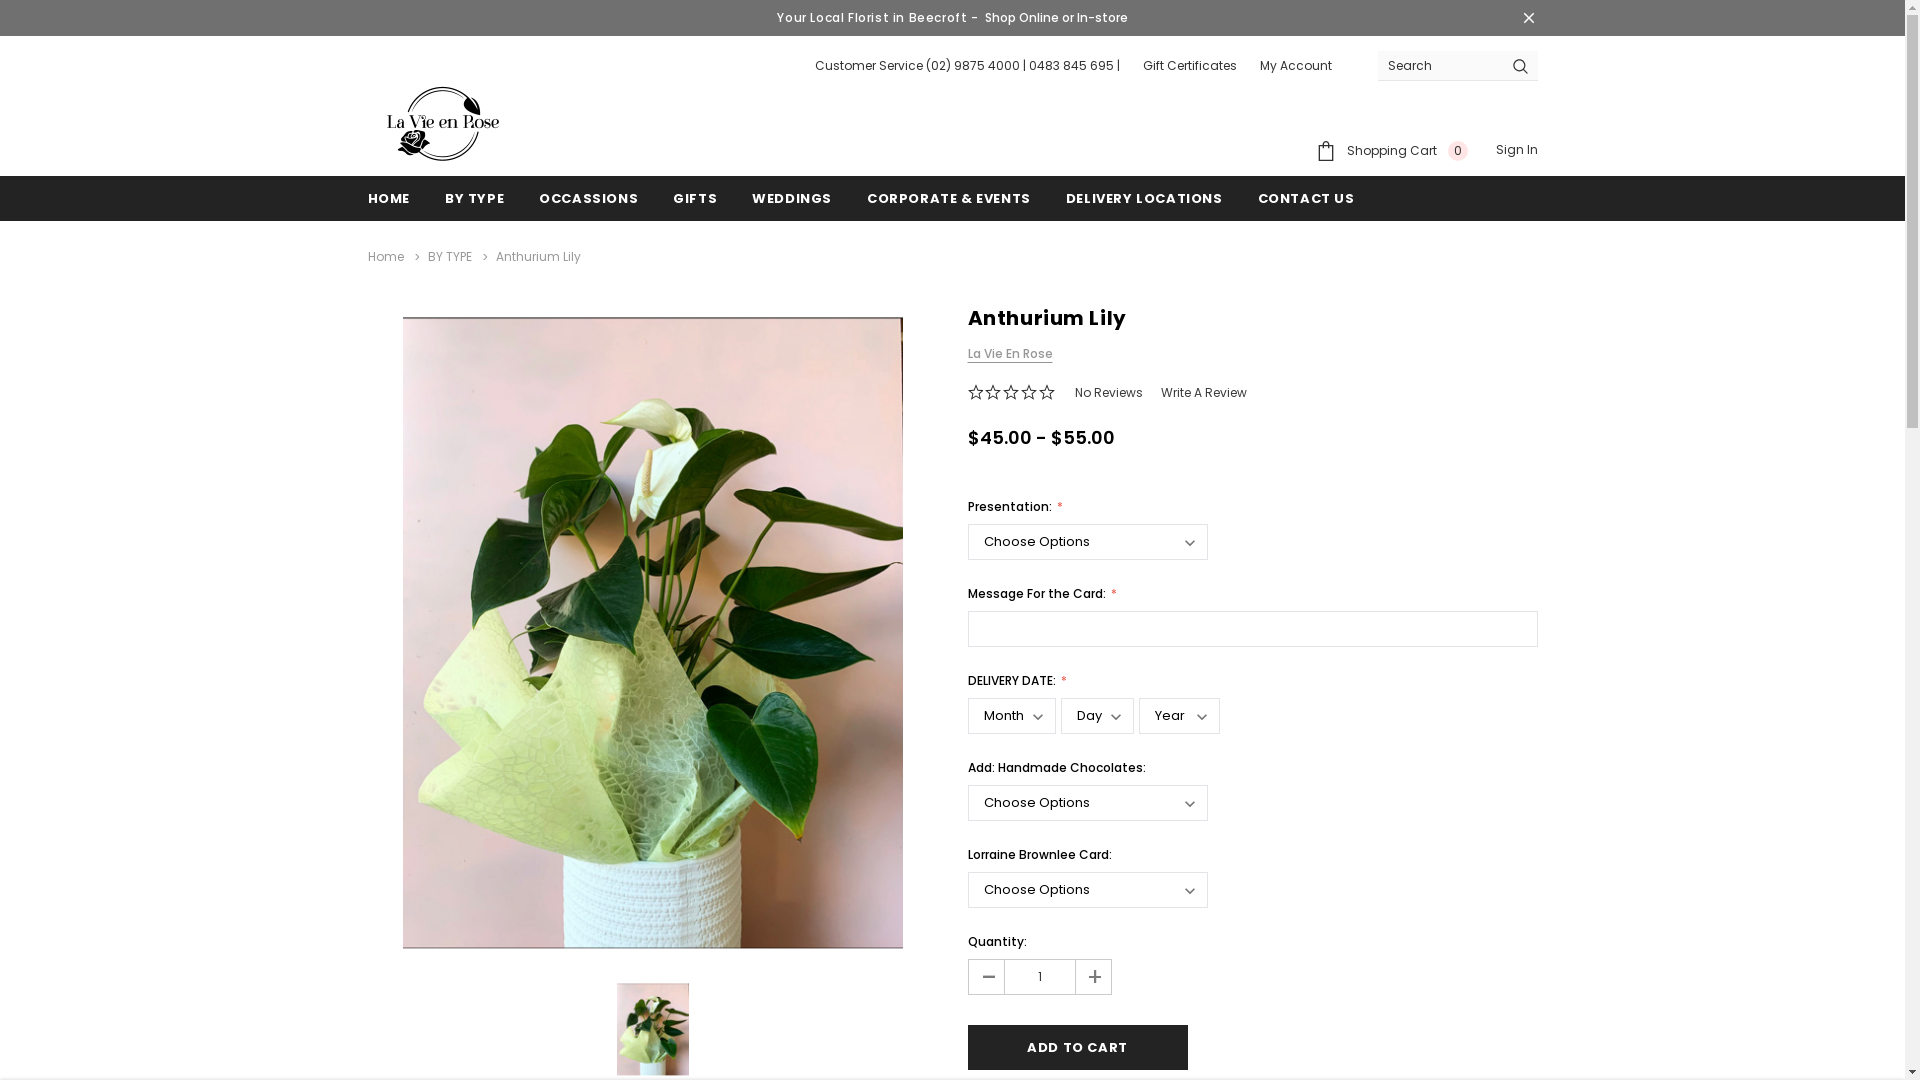 This screenshot has width=1920, height=1080. What do you see at coordinates (948, 198) in the screenshot?
I see `'CORPORATE & EVENTS'` at bounding box center [948, 198].